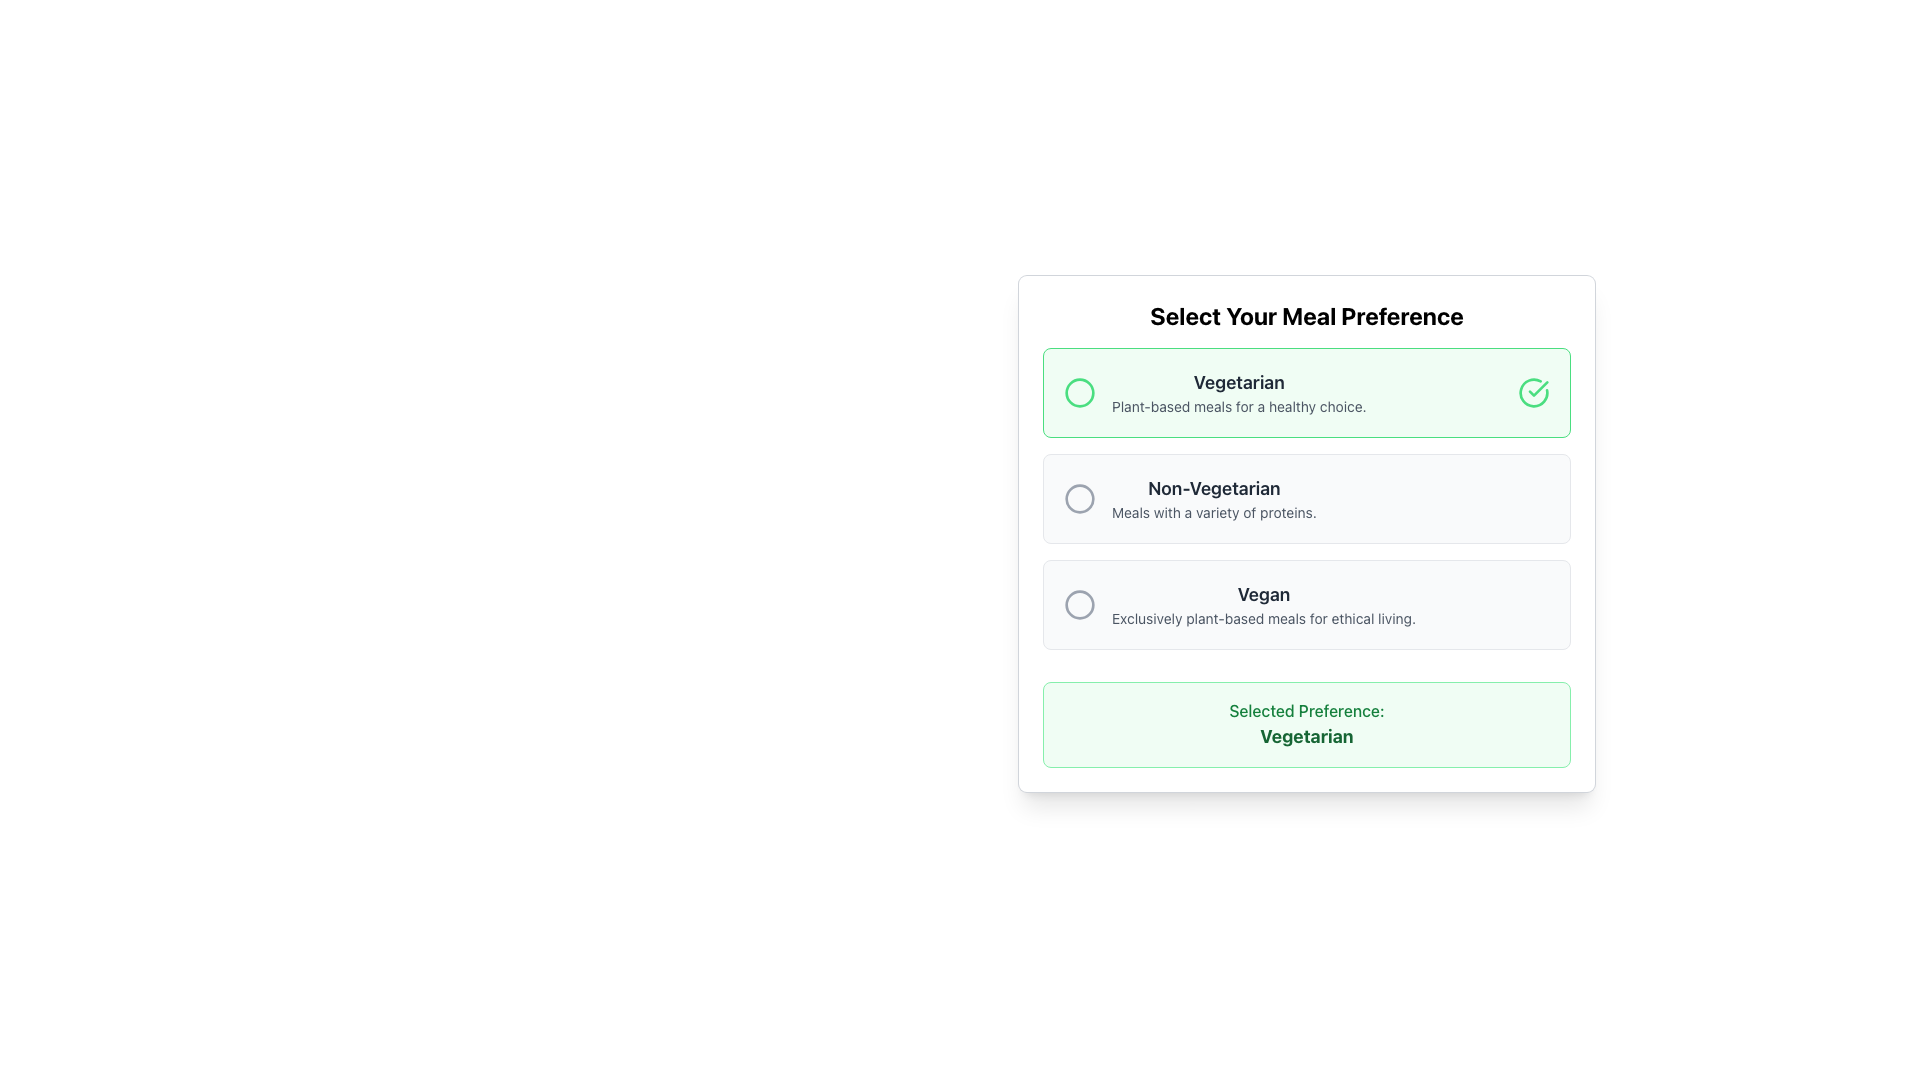  I want to click on the 'Vegetarian' meal preference icon located inside the green-highlighted box, so click(1537, 389).